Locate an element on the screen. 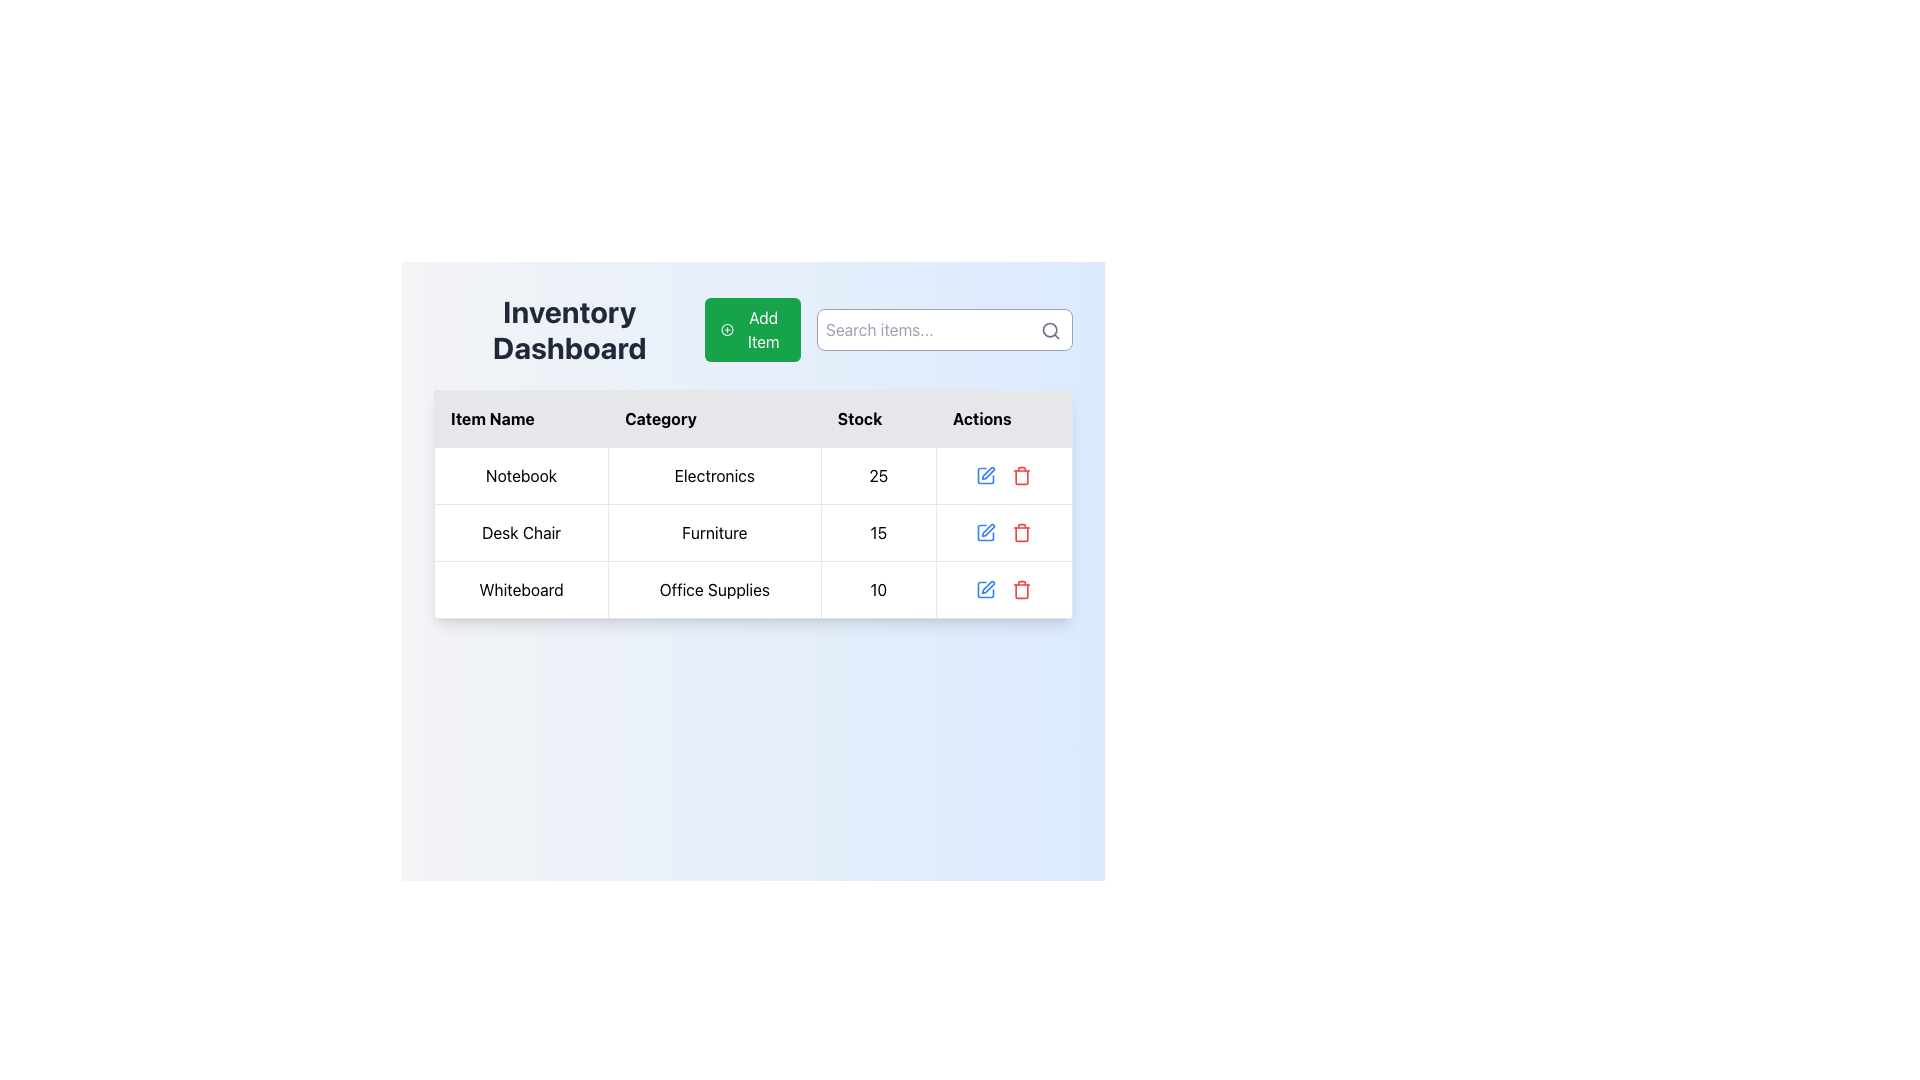 The image size is (1920, 1080). individual icons within the Icon Group element located in the 'Actions' column of the second row corresponding to the 'Desk Chair' item is located at coordinates (1003, 531).